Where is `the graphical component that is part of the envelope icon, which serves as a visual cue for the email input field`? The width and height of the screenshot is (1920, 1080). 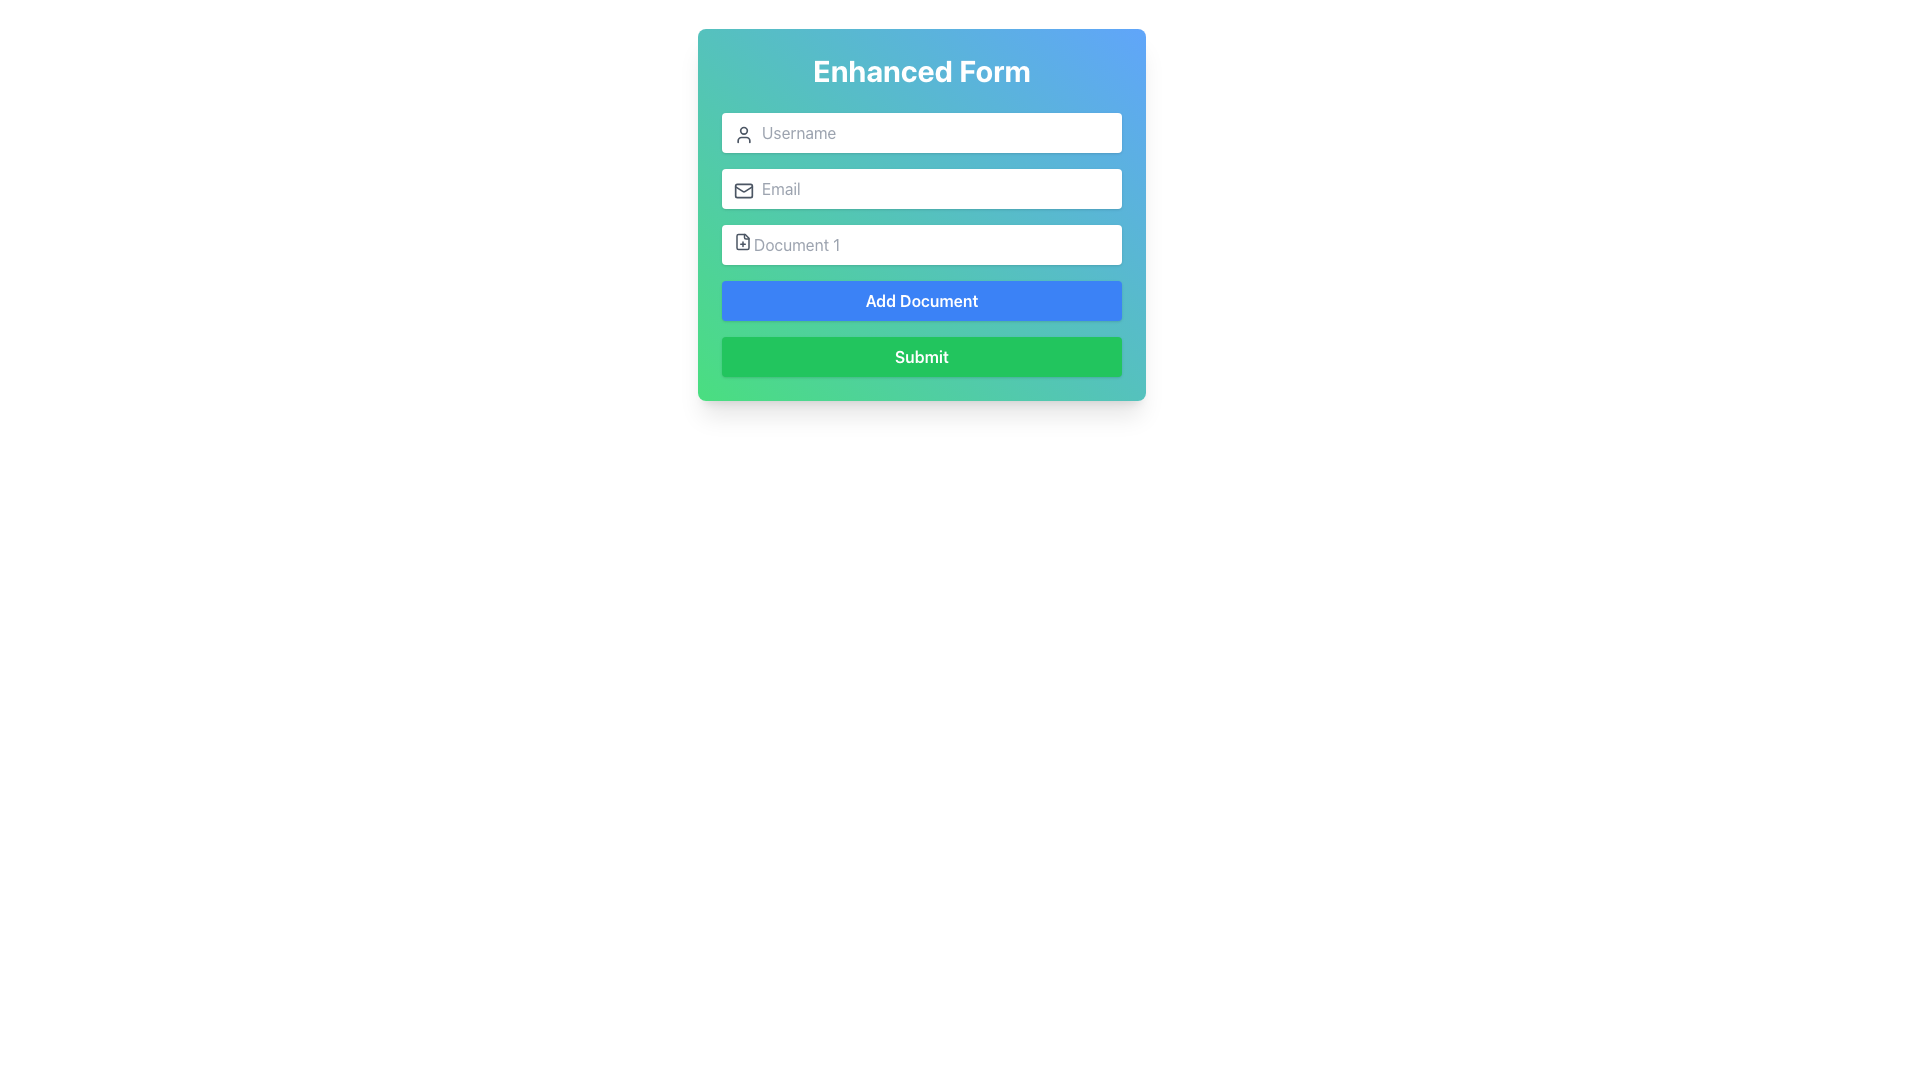 the graphical component that is part of the envelope icon, which serves as a visual cue for the email input field is located at coordinates (743, 191).